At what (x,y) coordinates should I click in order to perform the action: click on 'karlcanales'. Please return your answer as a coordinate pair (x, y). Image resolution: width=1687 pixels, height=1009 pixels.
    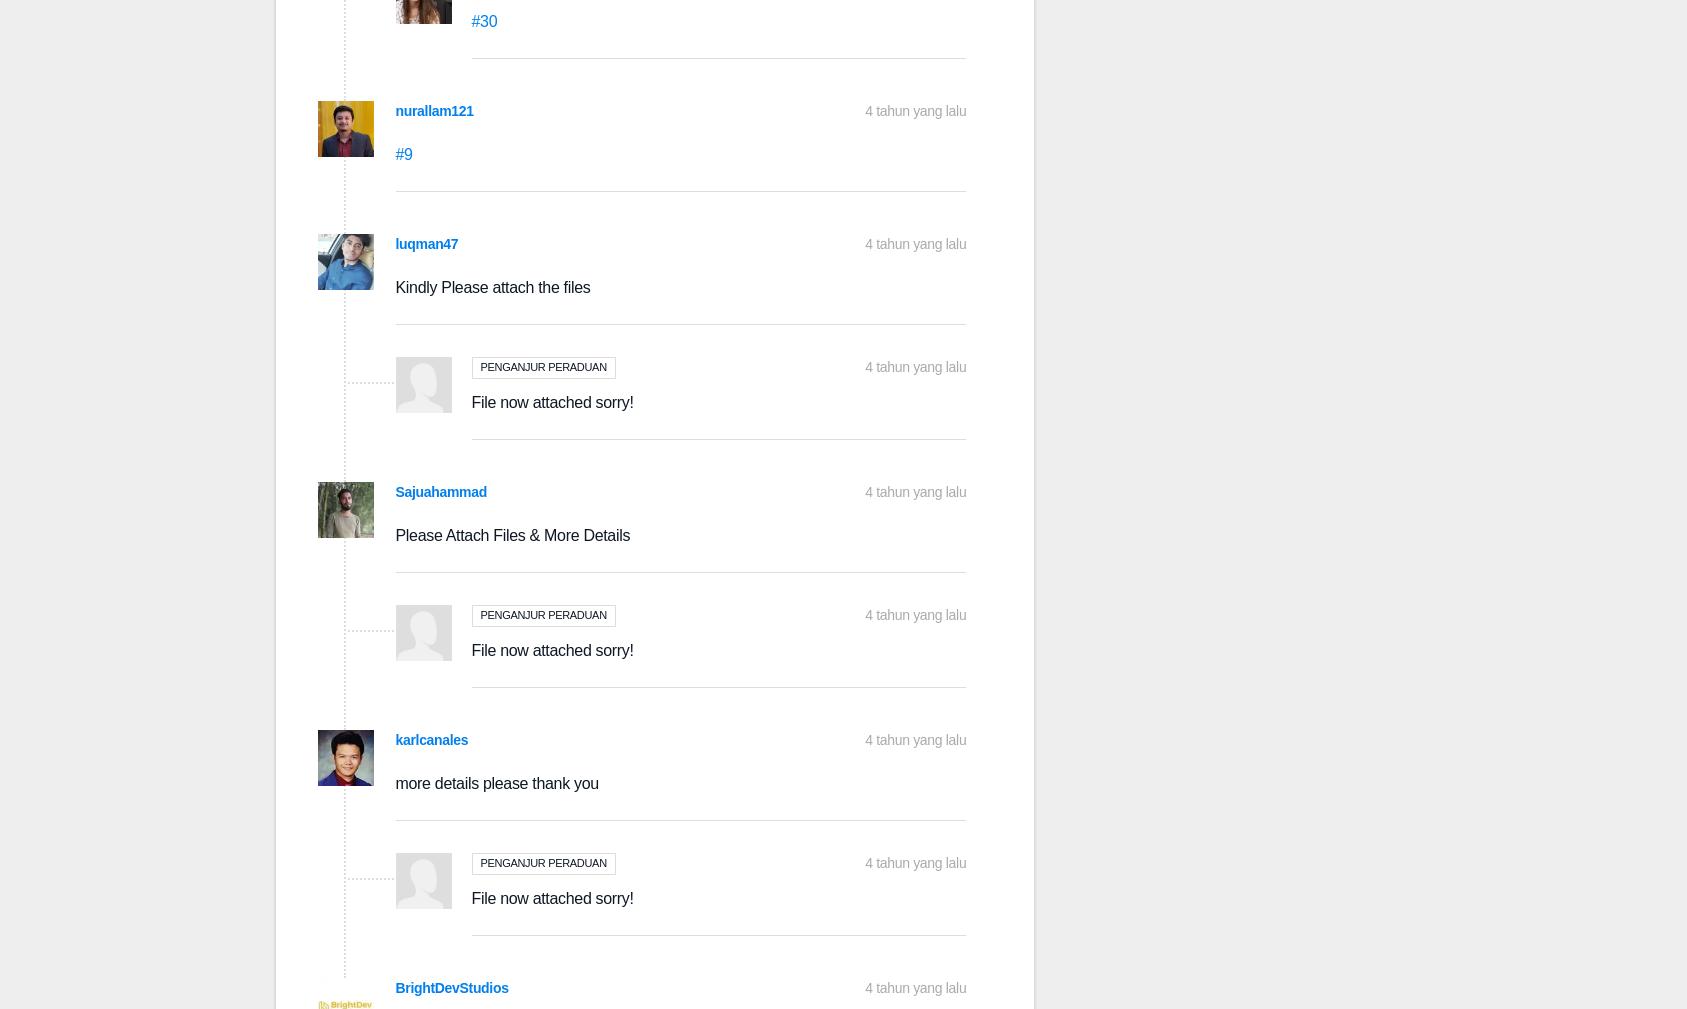
    Looking at the image, I should click on (431, 740).